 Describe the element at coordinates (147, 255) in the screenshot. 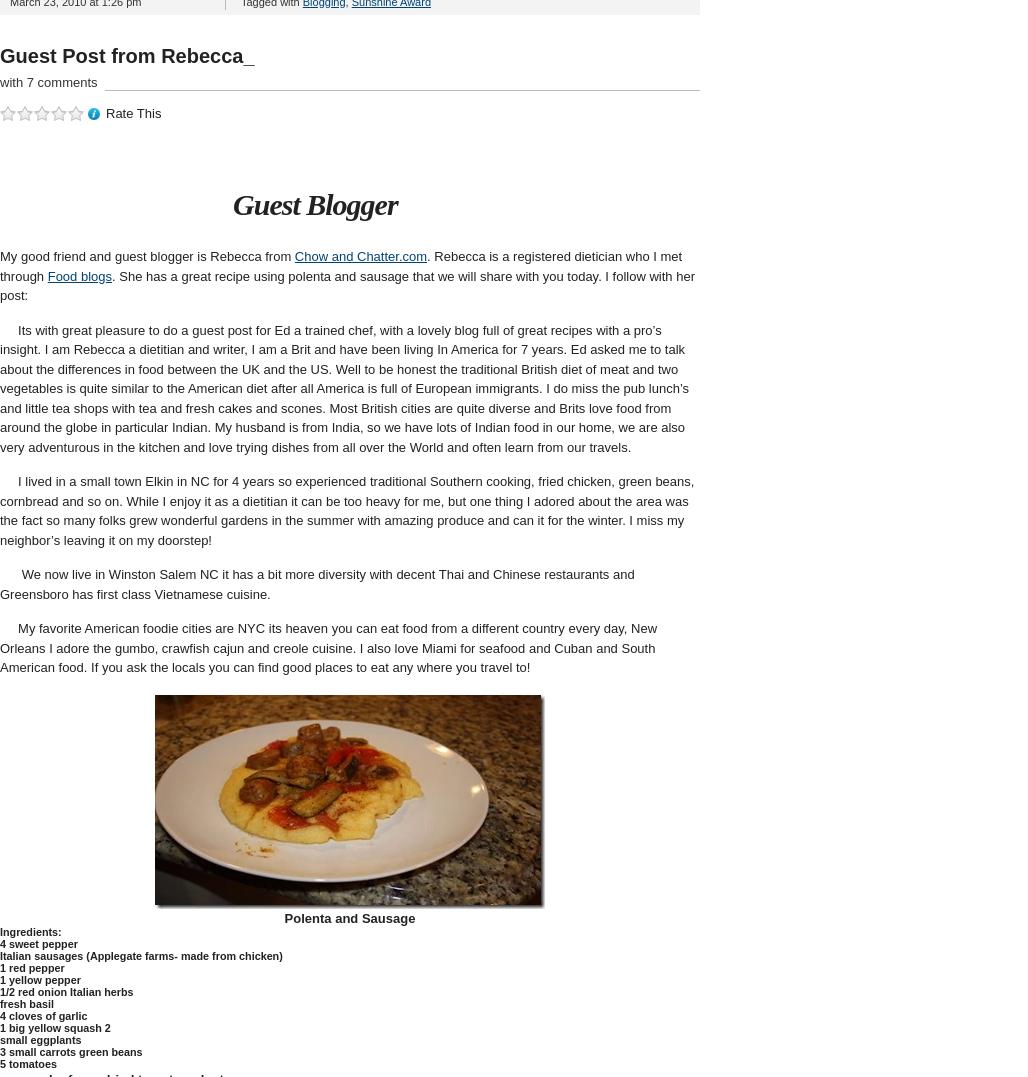

I see `'My good friend and guest blogger is Rebecca from'` at that location.